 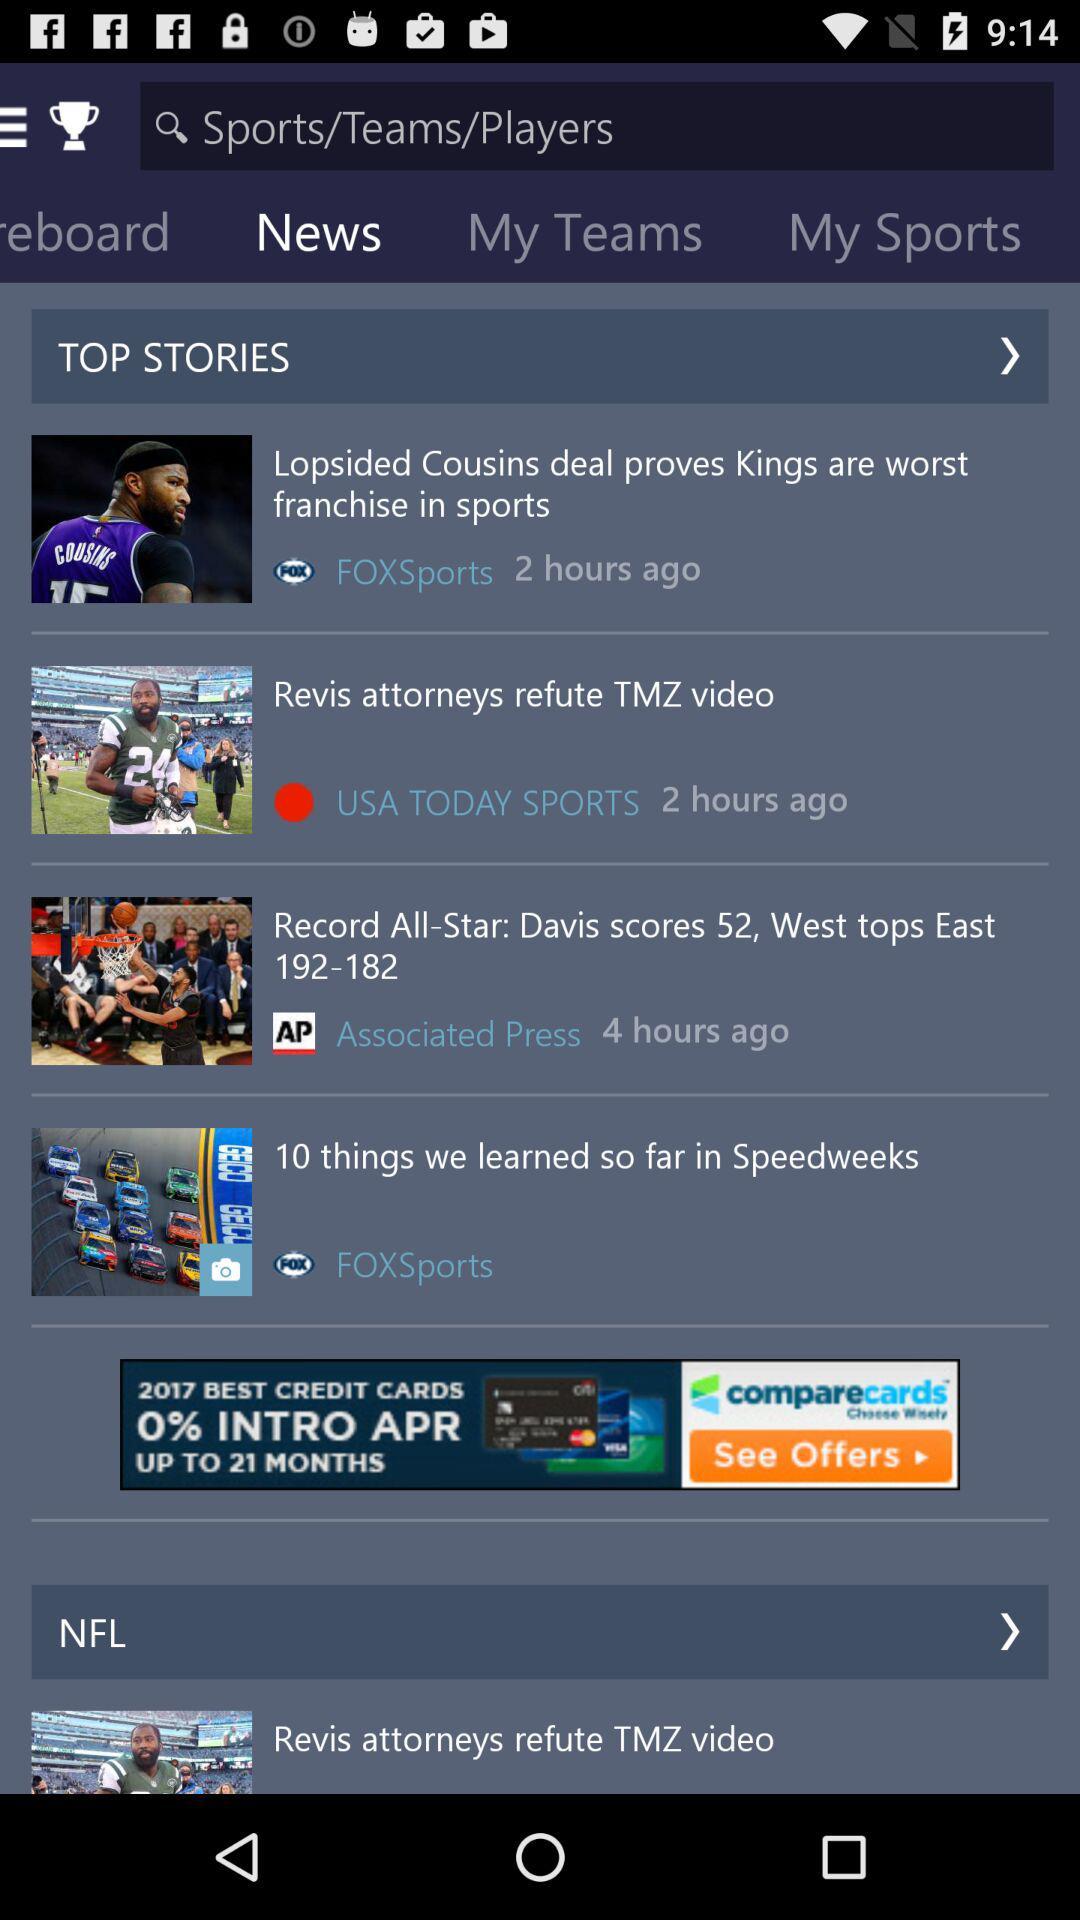 I want to click on the scoreboard item, so click(x=114, y=235).